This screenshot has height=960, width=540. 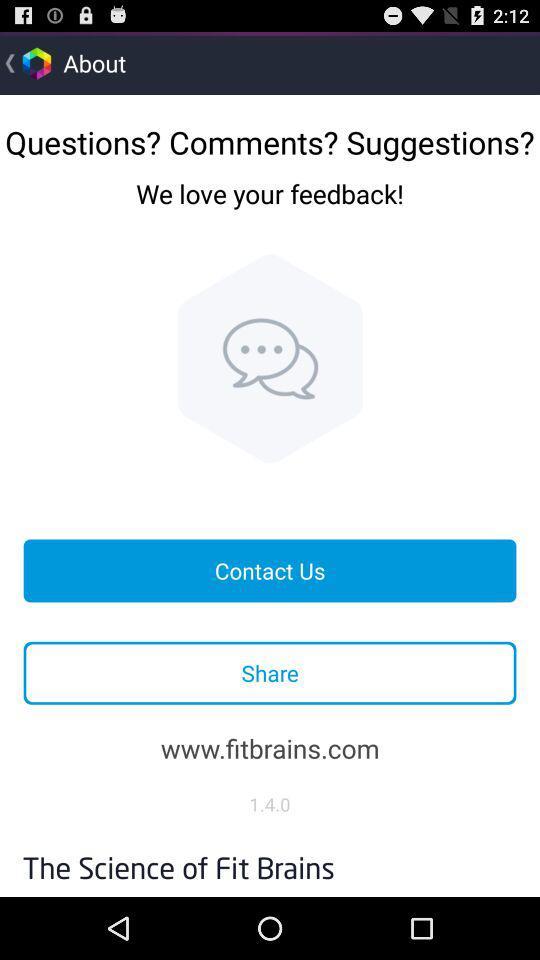 What do you see at coordinates (270, 673) in the screenshot?
I see `the share item` at bounding box center [270, 673].